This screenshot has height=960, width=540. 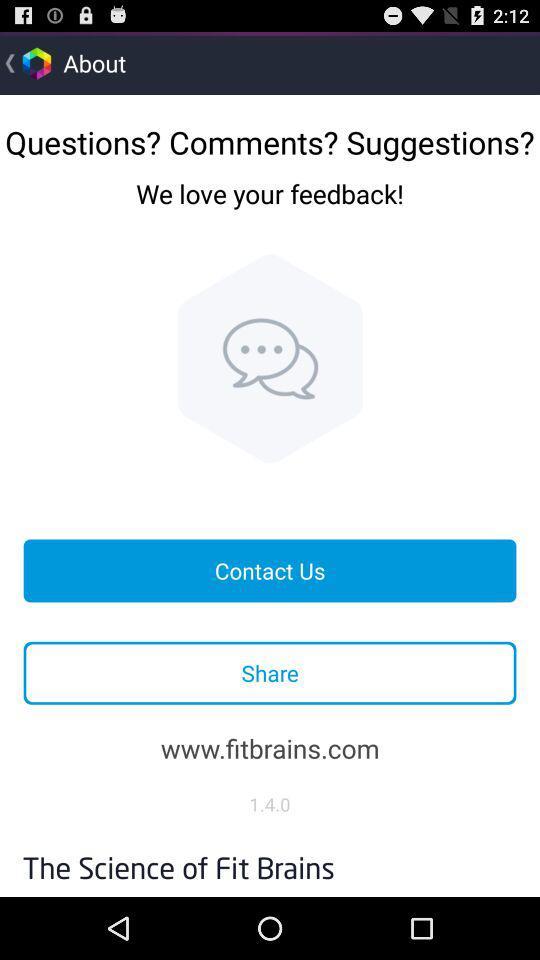 What do you see at coordinates (270, 673) in the screenshot?
I see `the share item` at bounding box center [270, 673].